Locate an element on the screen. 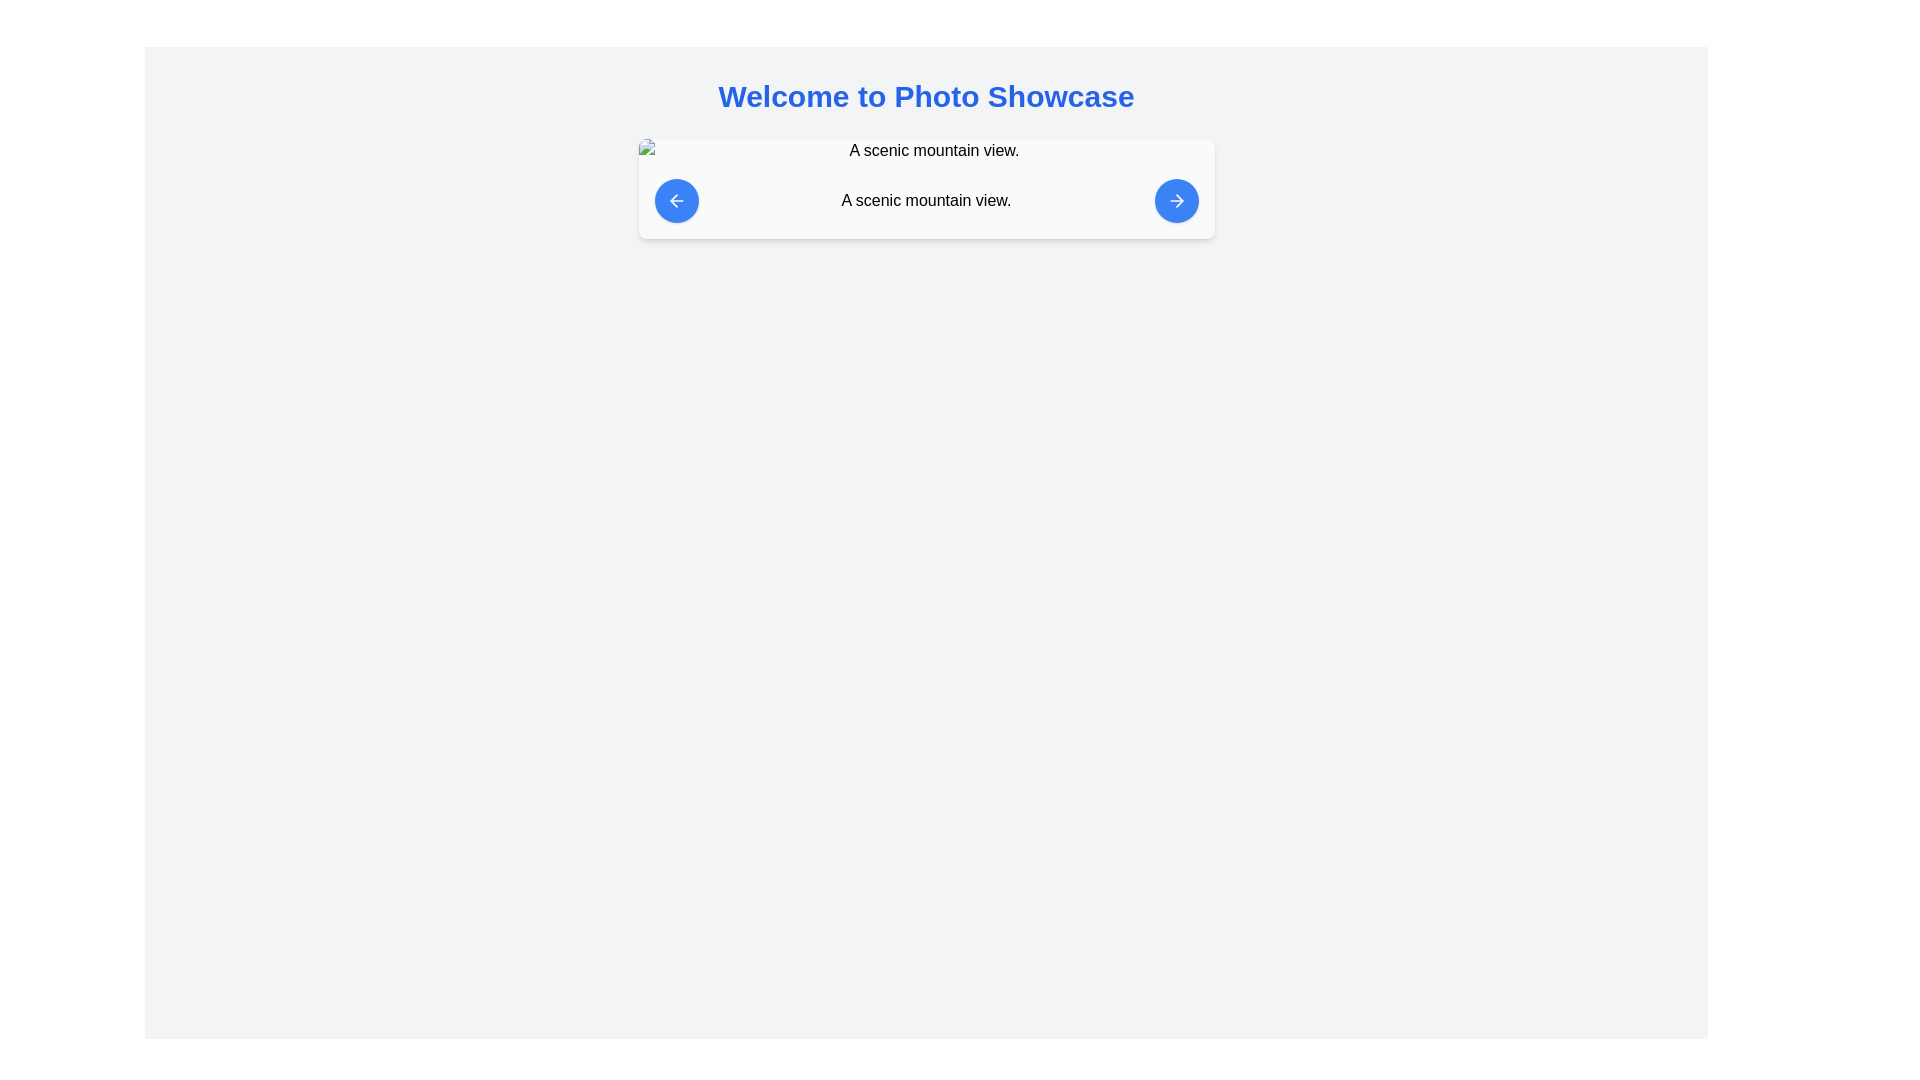  the leftward-pointing arrow icon within the circular button is located at coordinates (673, 200).